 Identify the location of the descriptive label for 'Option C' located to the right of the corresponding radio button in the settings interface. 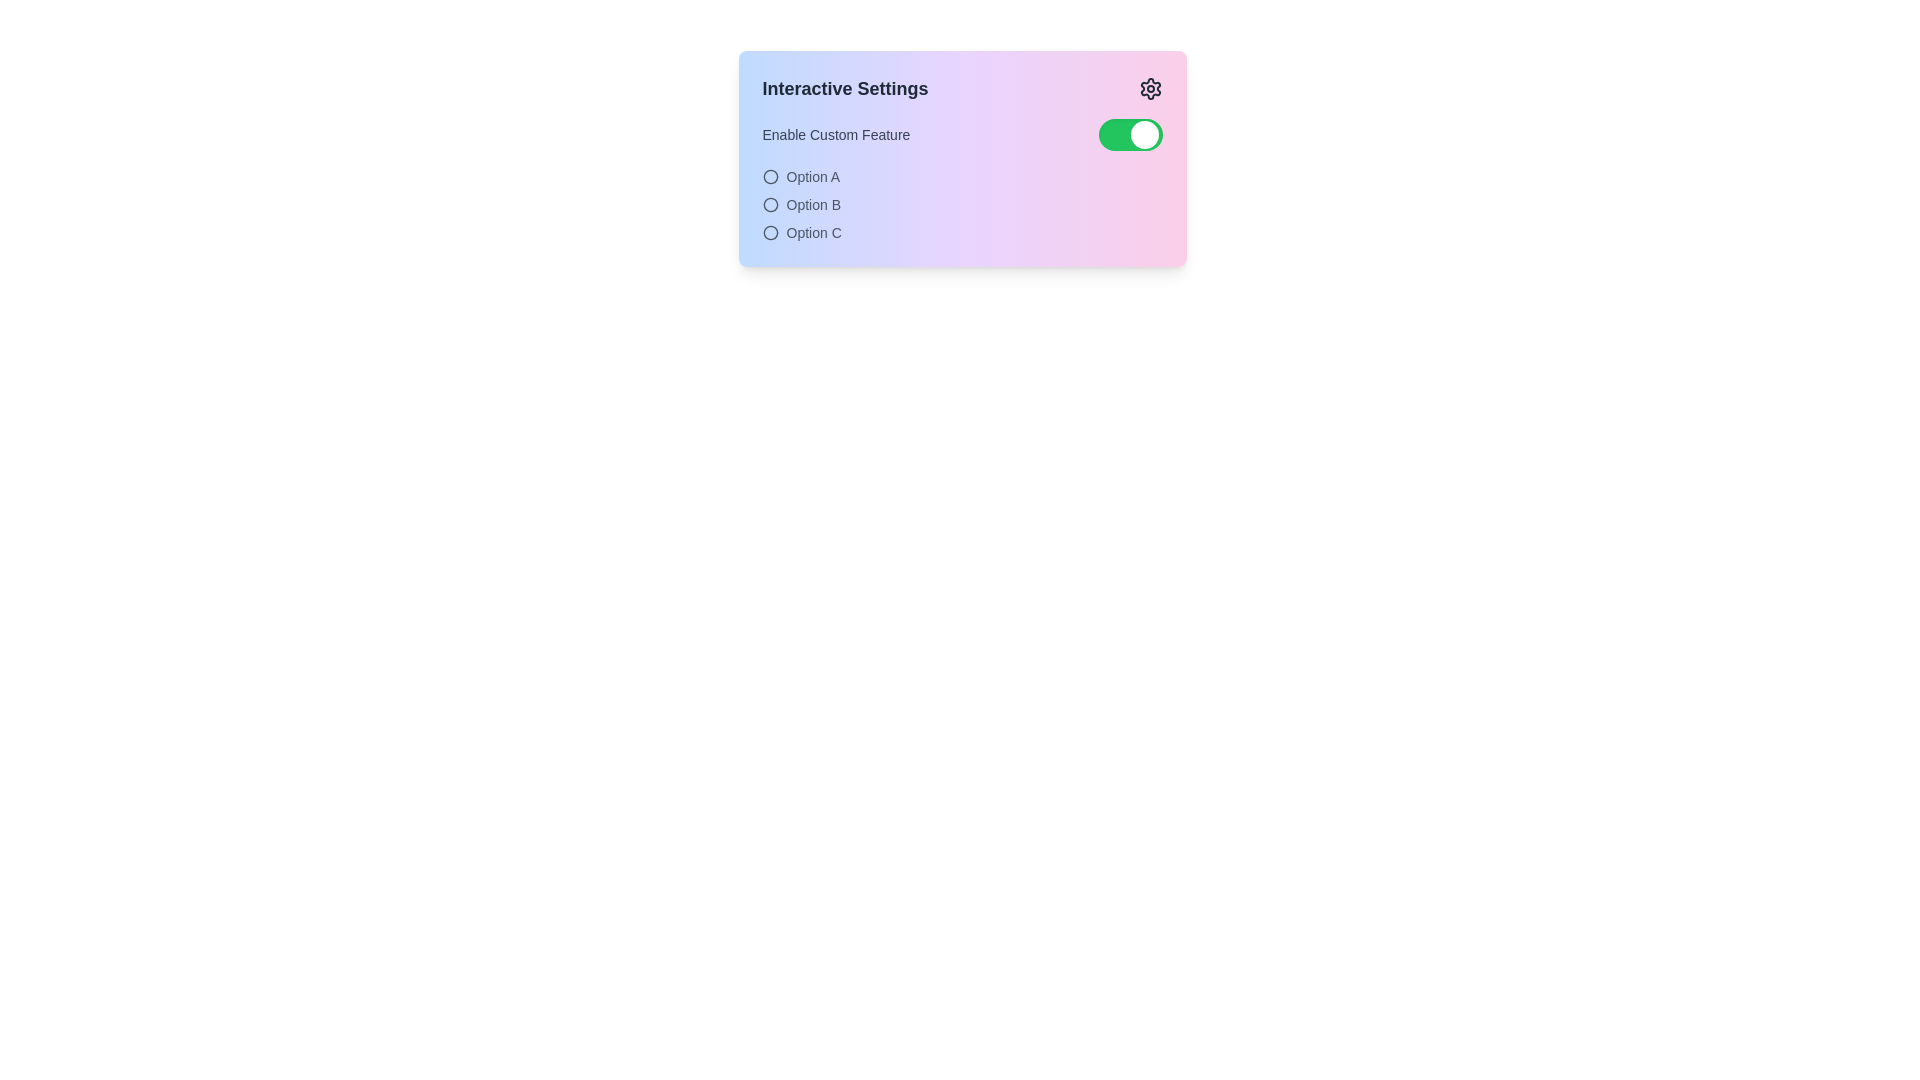
(814, 231).